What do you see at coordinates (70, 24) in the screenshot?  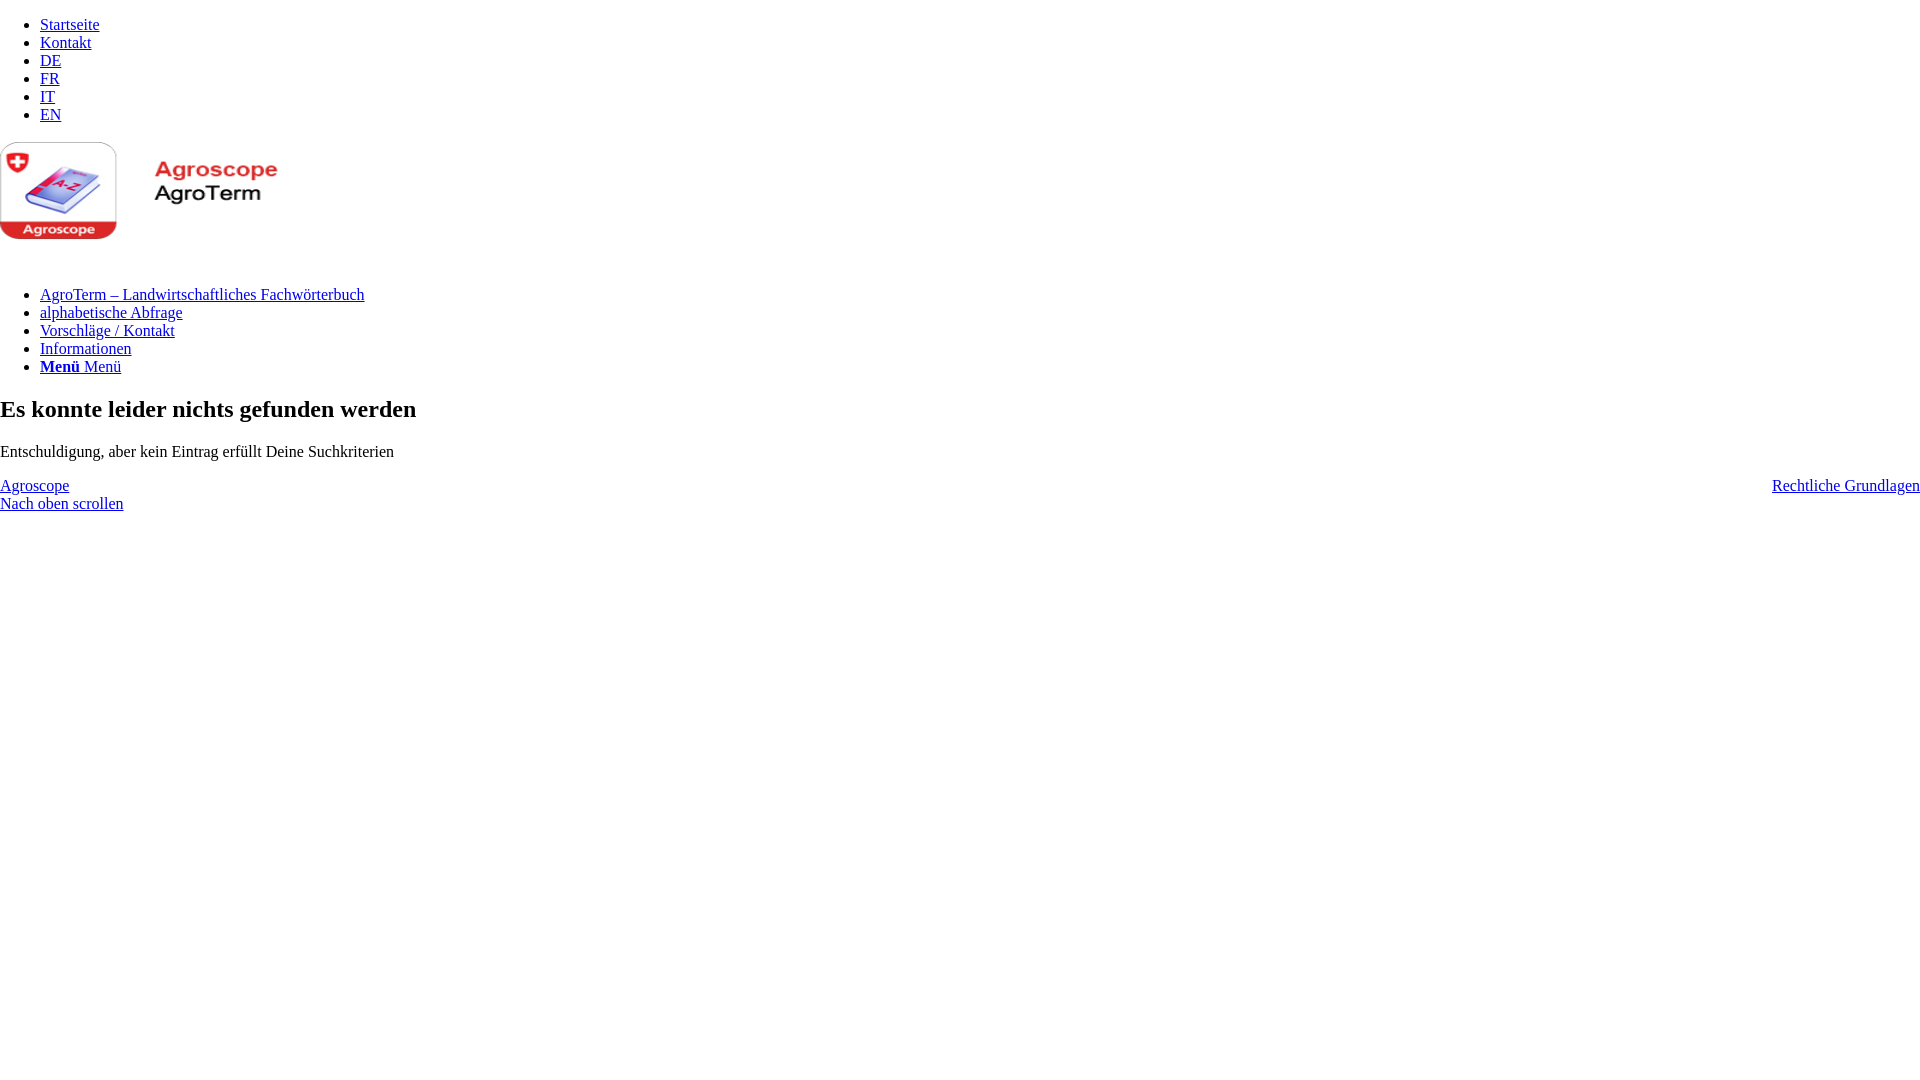 I see `'Startseite'` at bounding box center [70, 24].